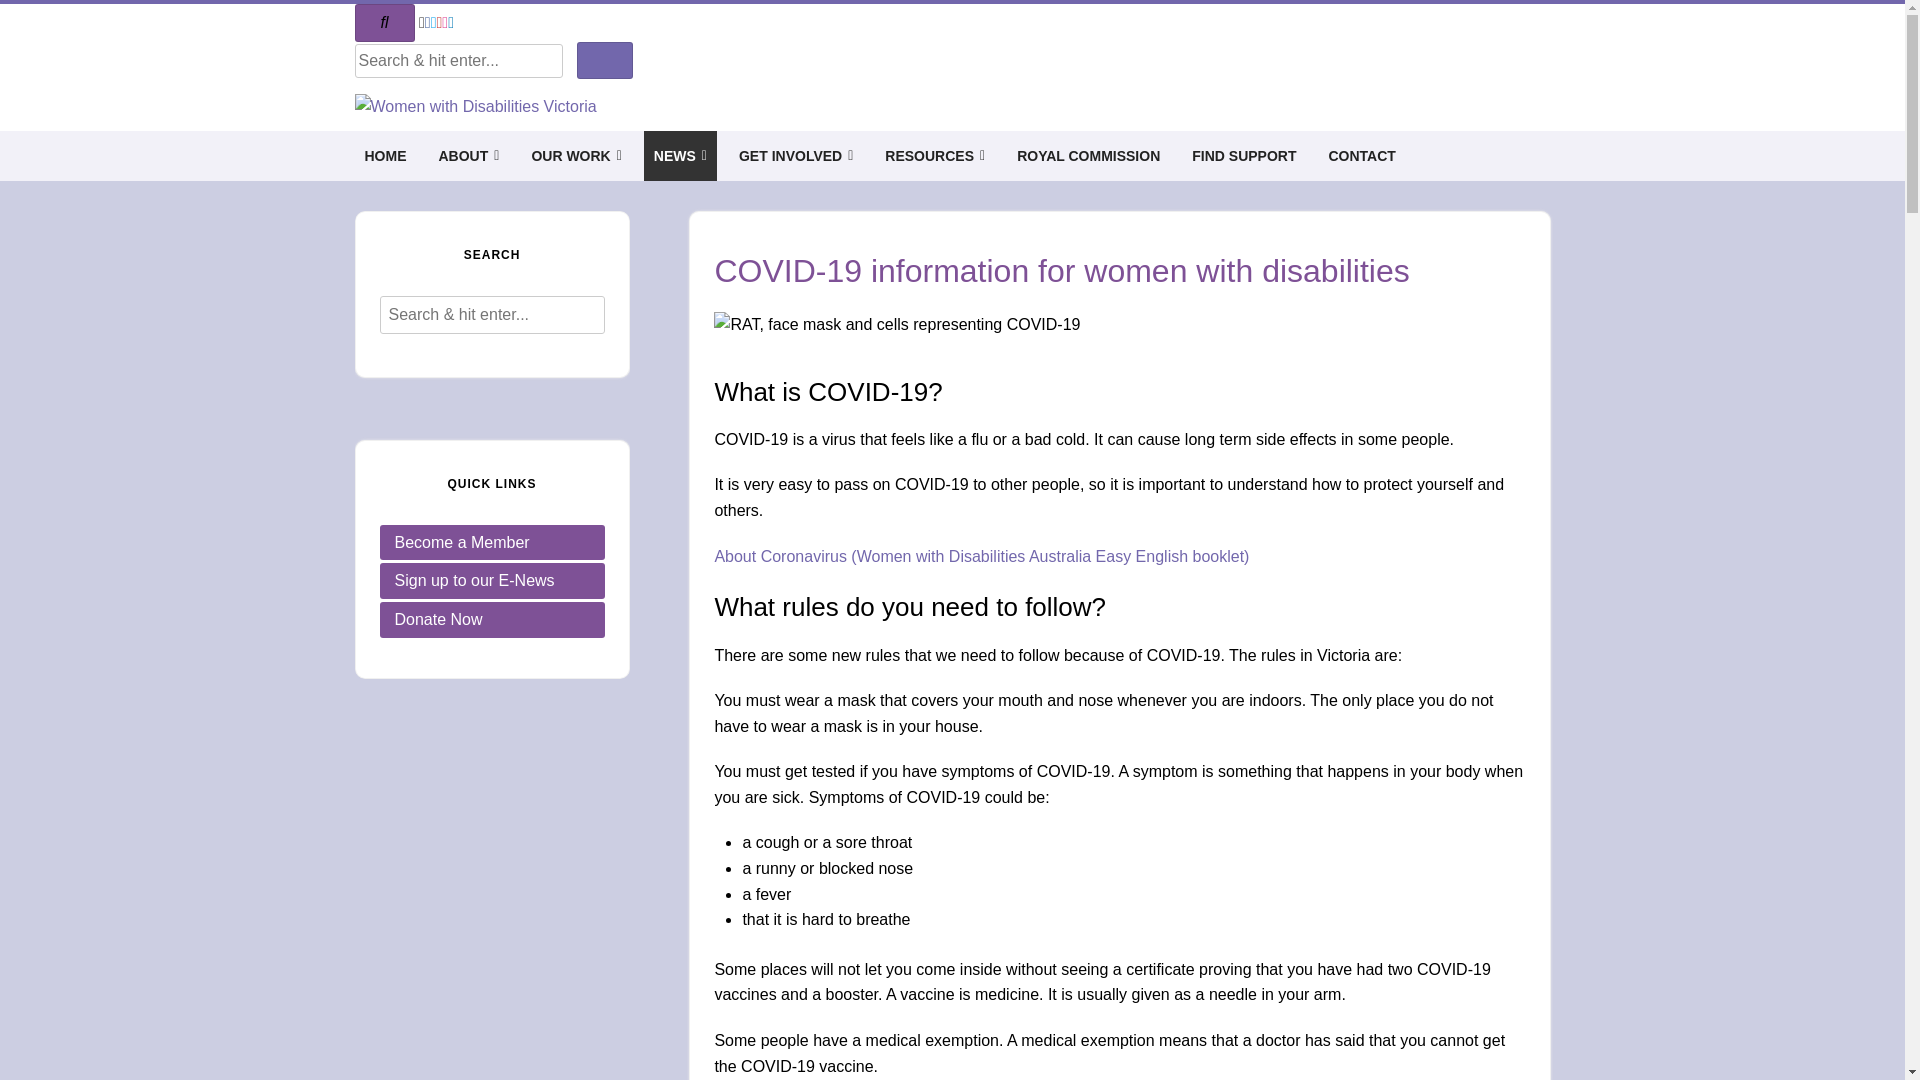 This screenshot has height=1080, width=1920. Describe the element at coordinates (680, 154) in the screenshot. I see `'NEWS'` at that location.